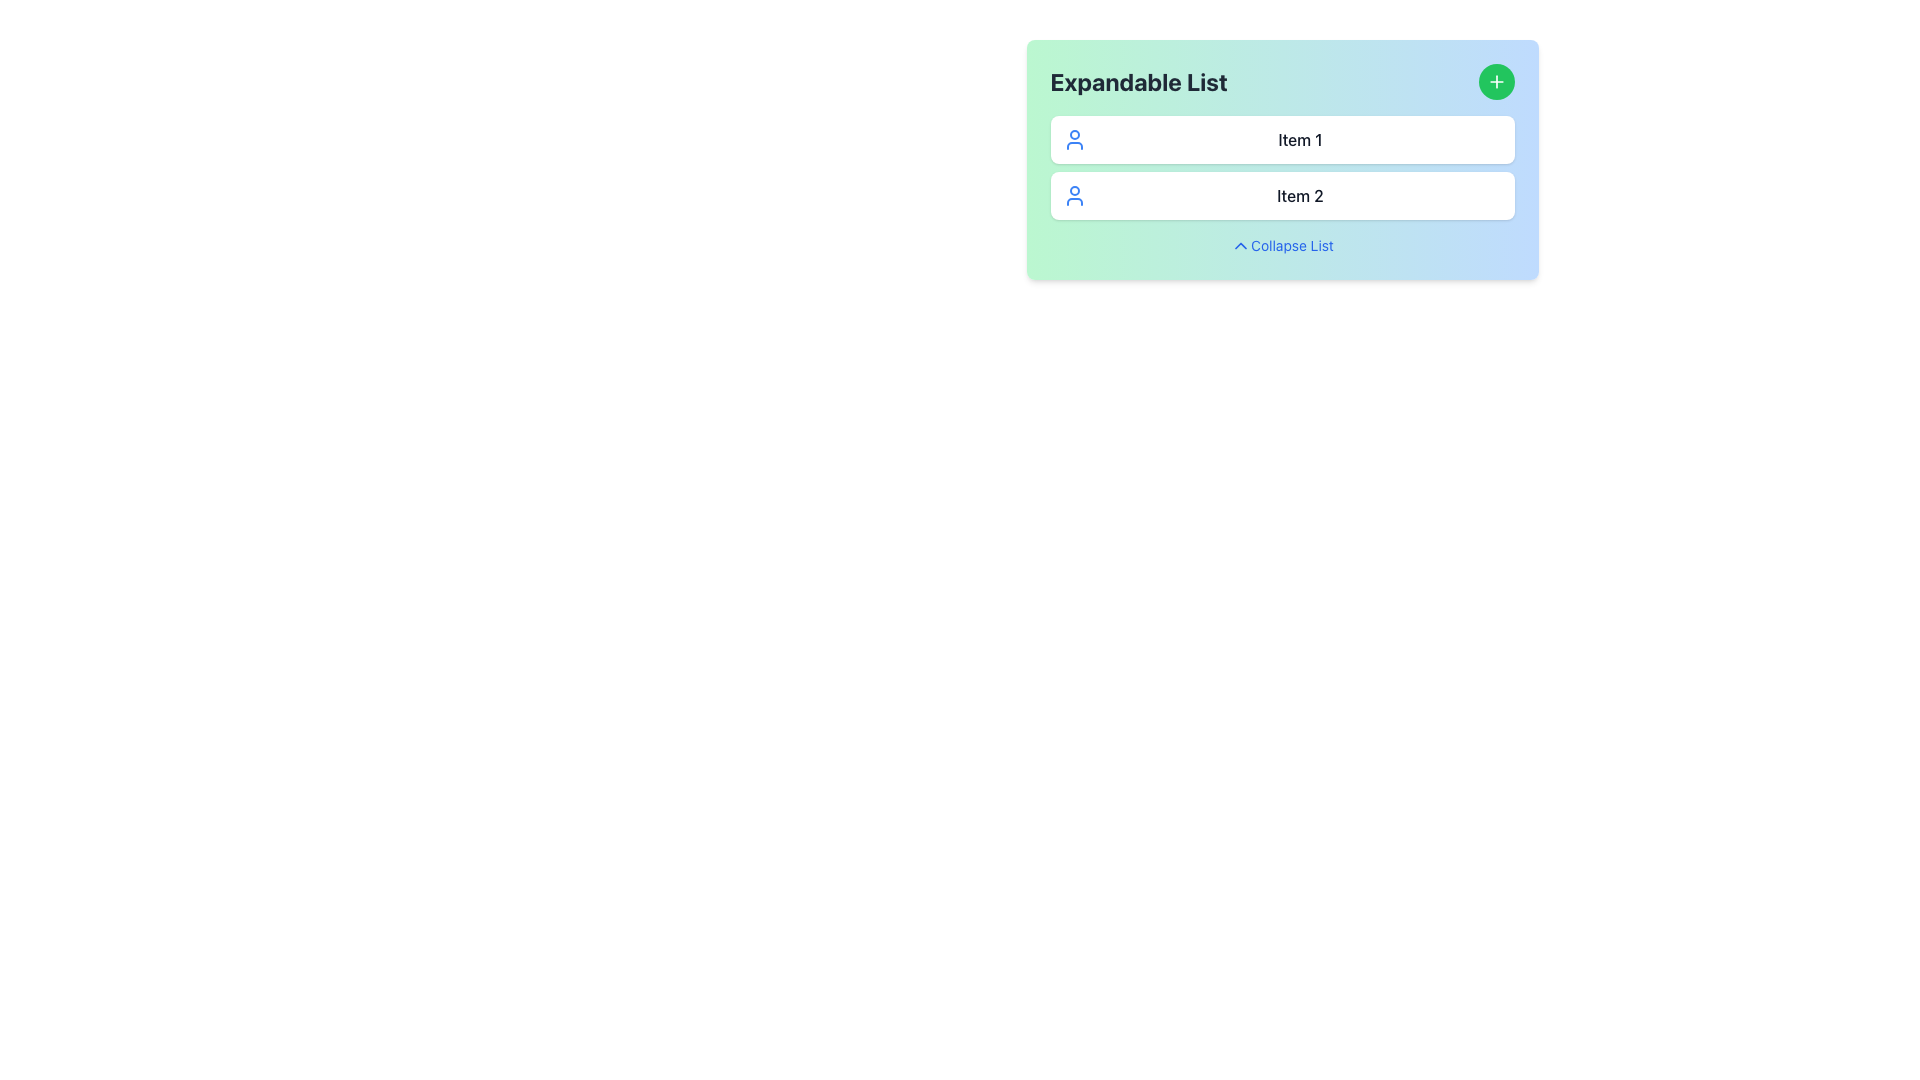 The image size is (1920, 1080). Describe the element at coordinates (1240, 245) in the screenshot. I see `the chevron-up icon with a blue outline located to the left of the 'Collapse List' text` at that location.